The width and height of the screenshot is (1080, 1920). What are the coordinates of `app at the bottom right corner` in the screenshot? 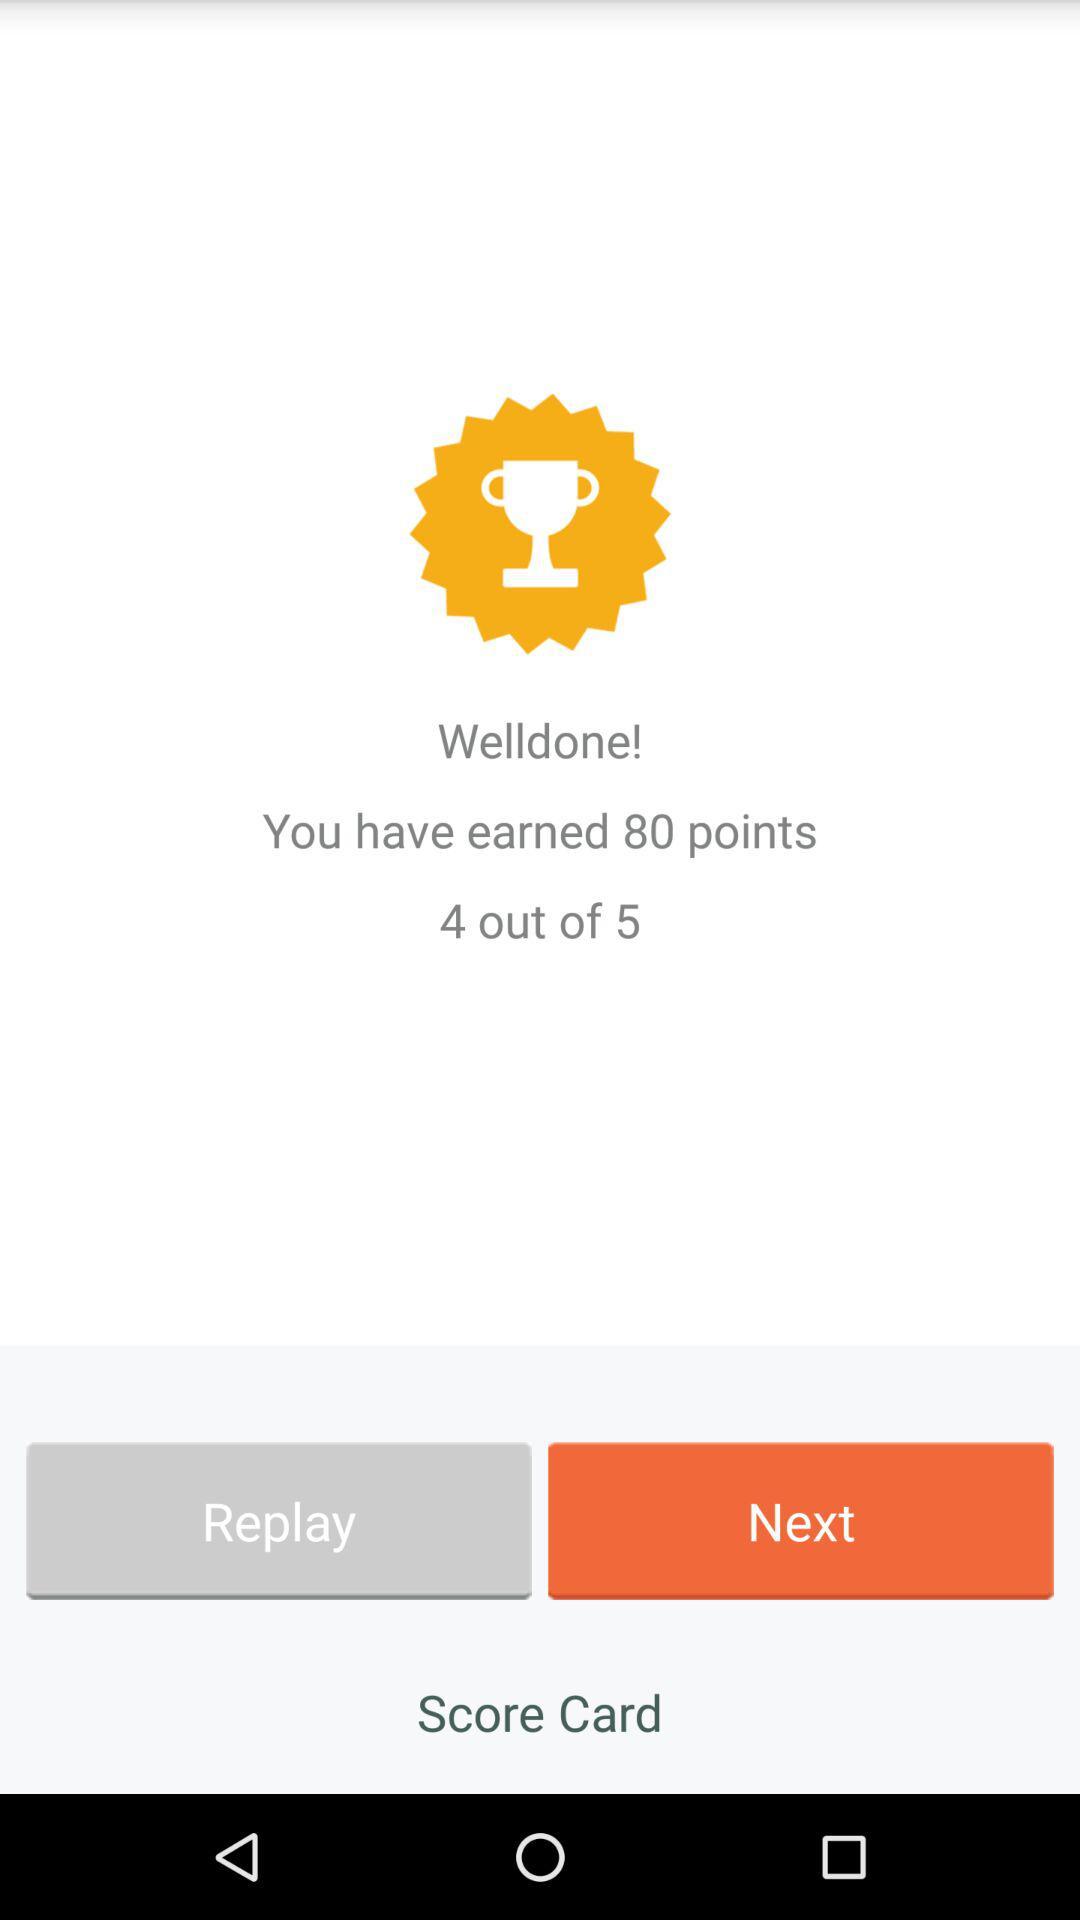 It's located at (800, 1520).